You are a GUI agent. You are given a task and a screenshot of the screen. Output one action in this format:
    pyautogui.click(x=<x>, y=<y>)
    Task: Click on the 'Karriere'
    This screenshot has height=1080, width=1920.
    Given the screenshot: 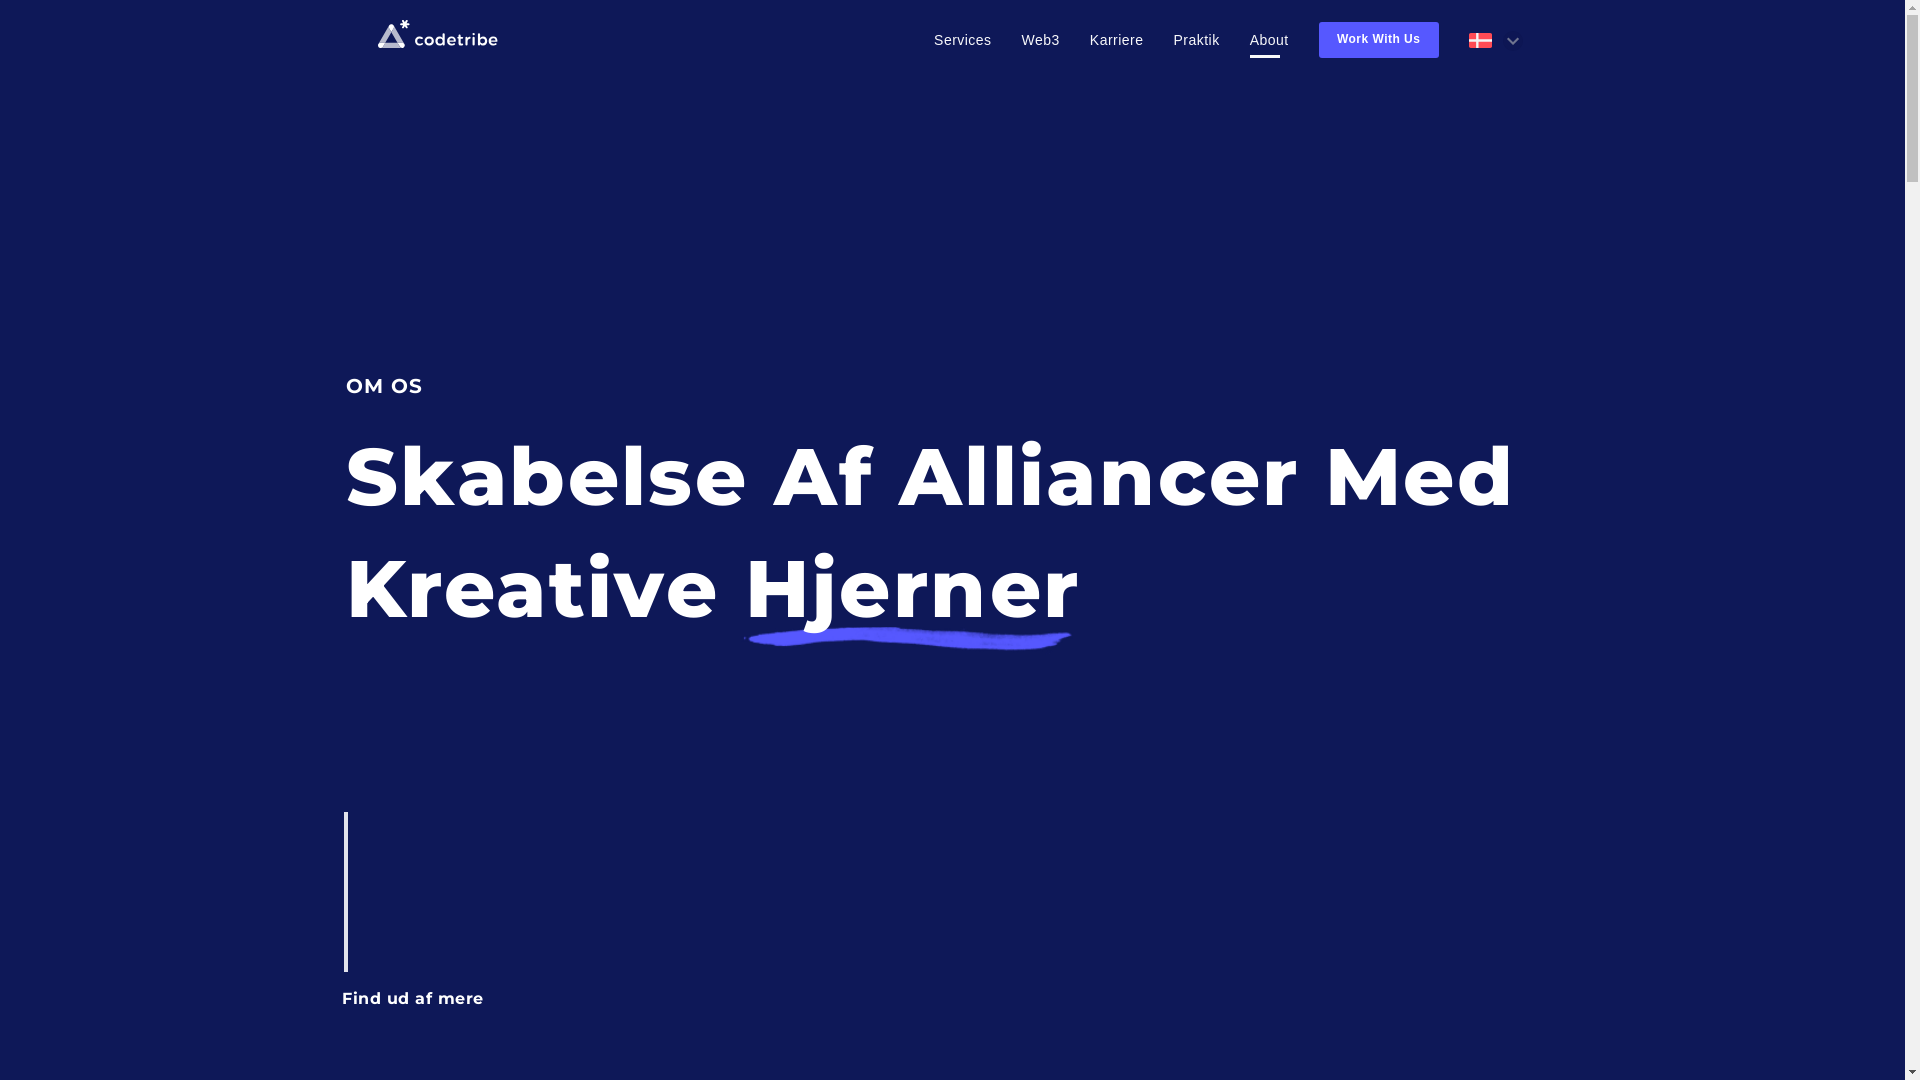 What is the action you would take?
    pyautogui.click(x=1116, y=39)
    